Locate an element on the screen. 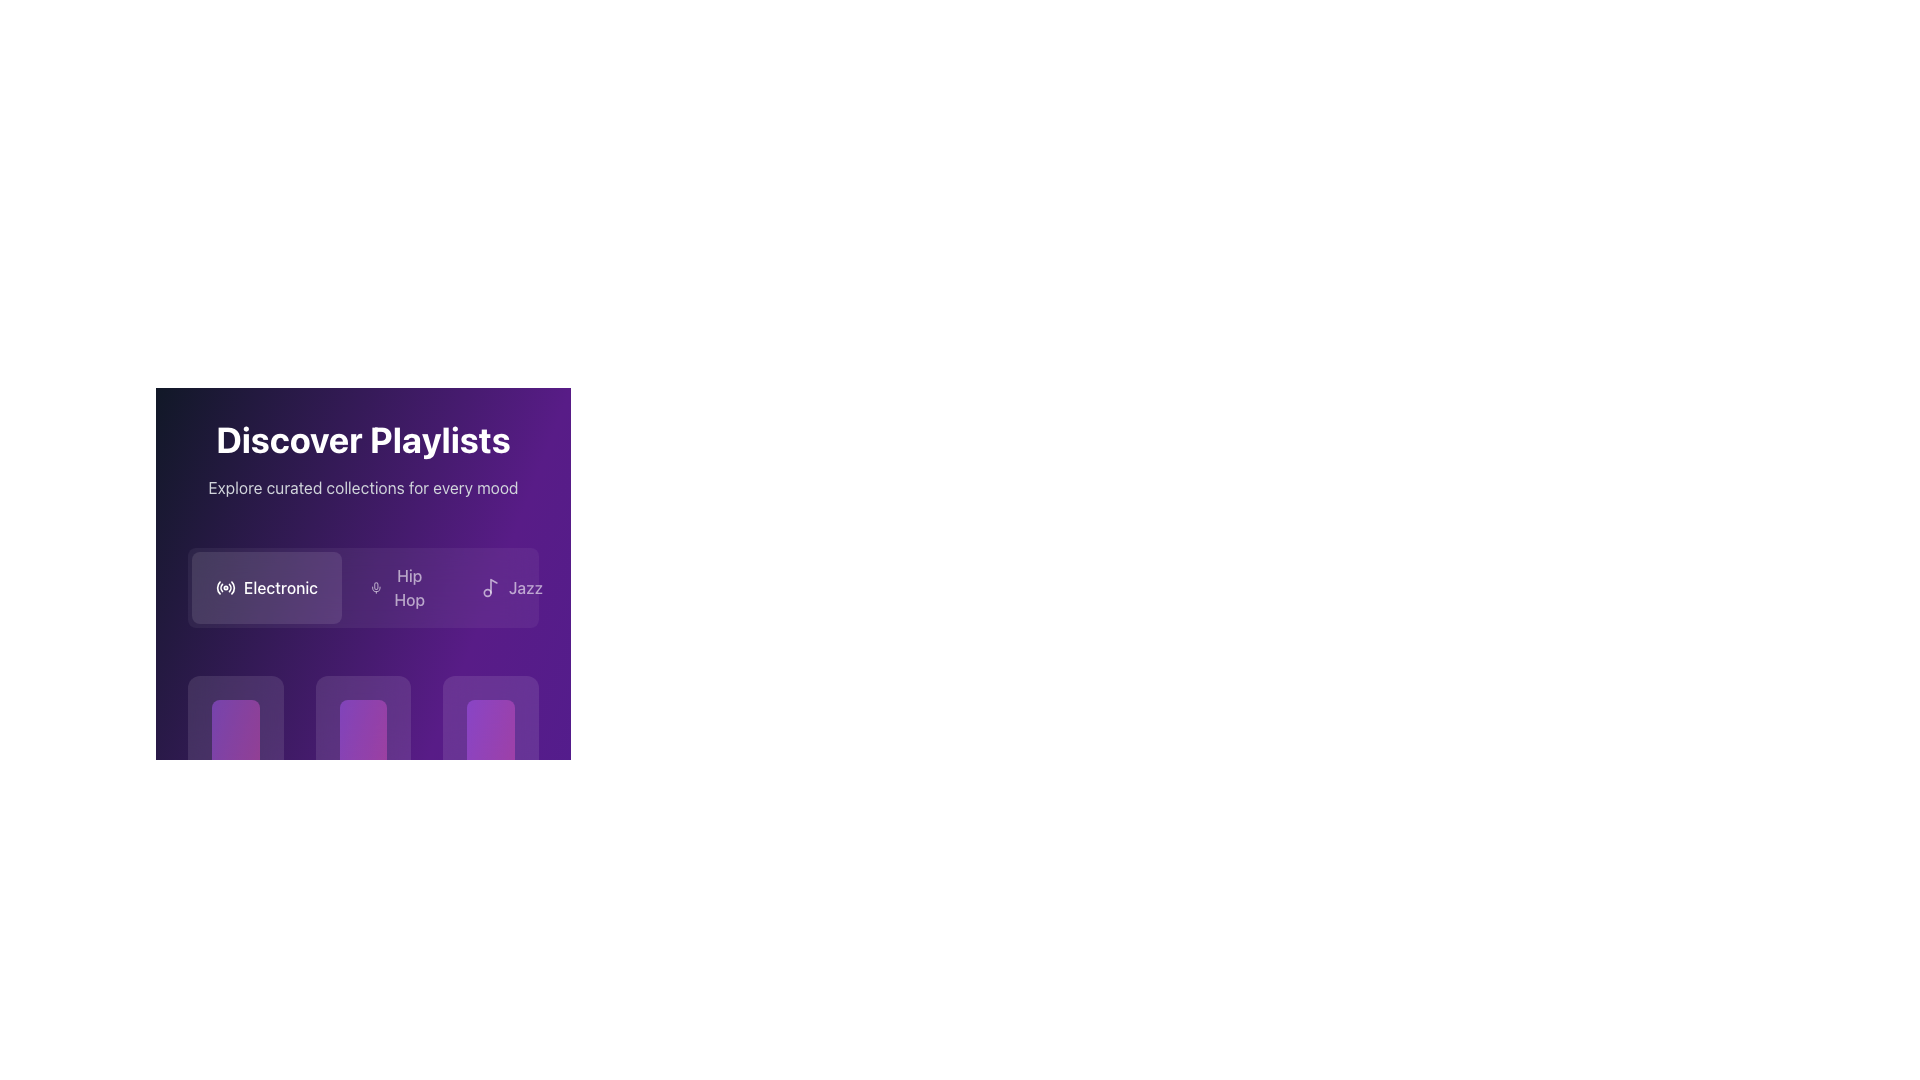  the static text providing additional context about the playlists curated for different moods, located below the heading 'Discover Playlists' is located at coordinates (363, 488).